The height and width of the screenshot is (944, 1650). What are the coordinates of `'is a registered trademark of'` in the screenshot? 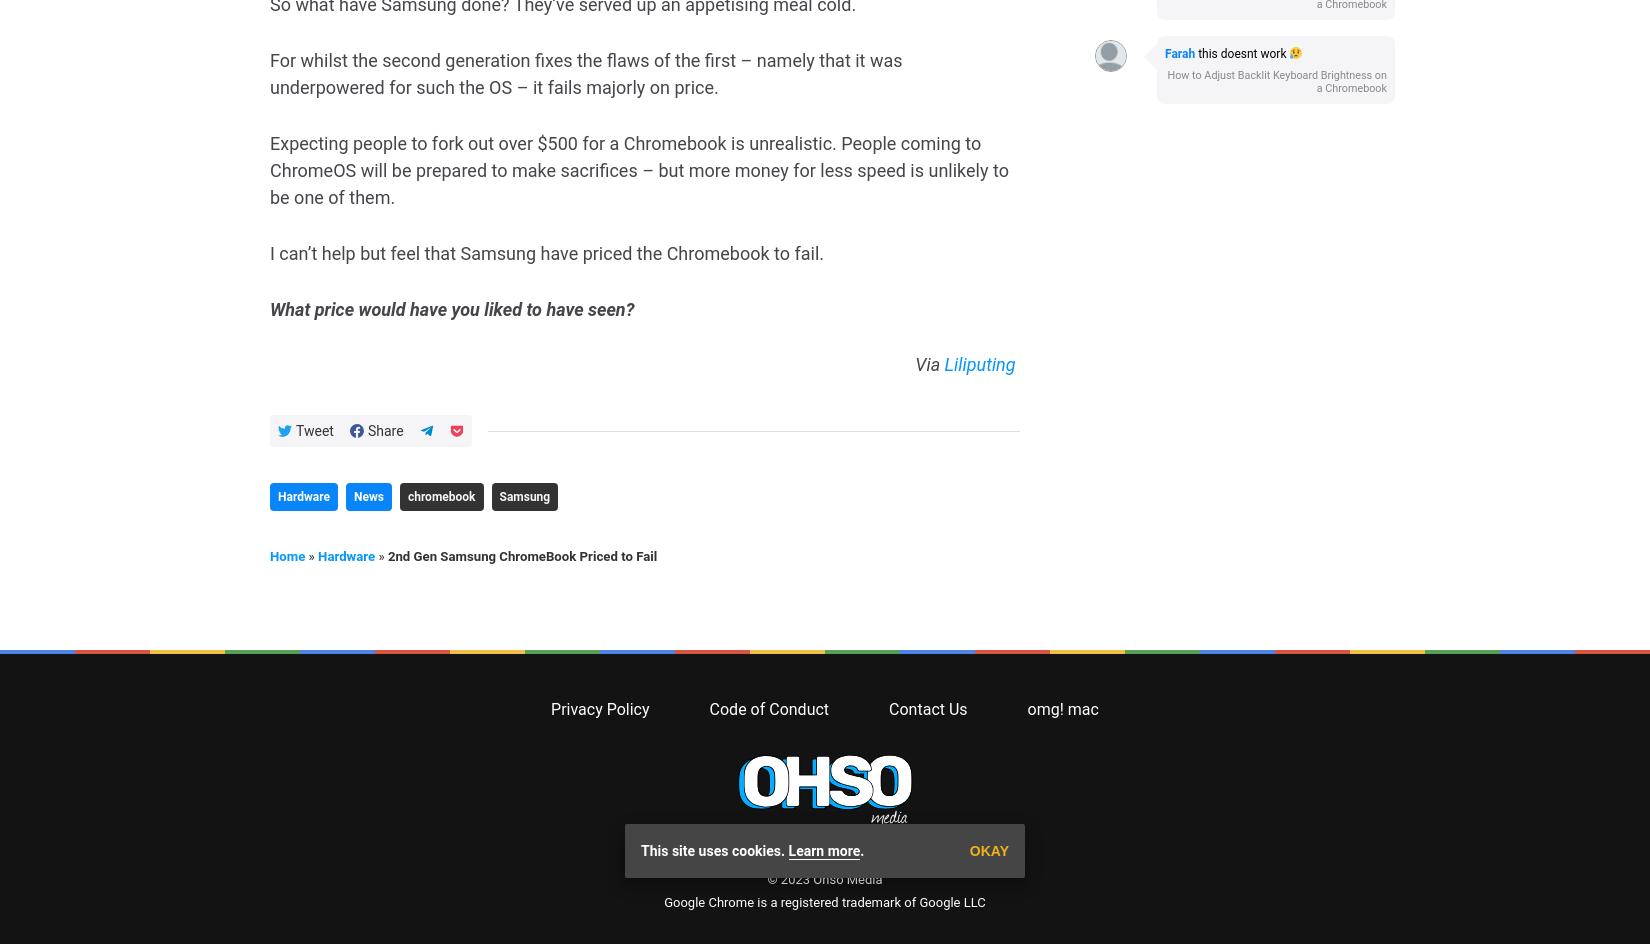 It's located at (836, 119).